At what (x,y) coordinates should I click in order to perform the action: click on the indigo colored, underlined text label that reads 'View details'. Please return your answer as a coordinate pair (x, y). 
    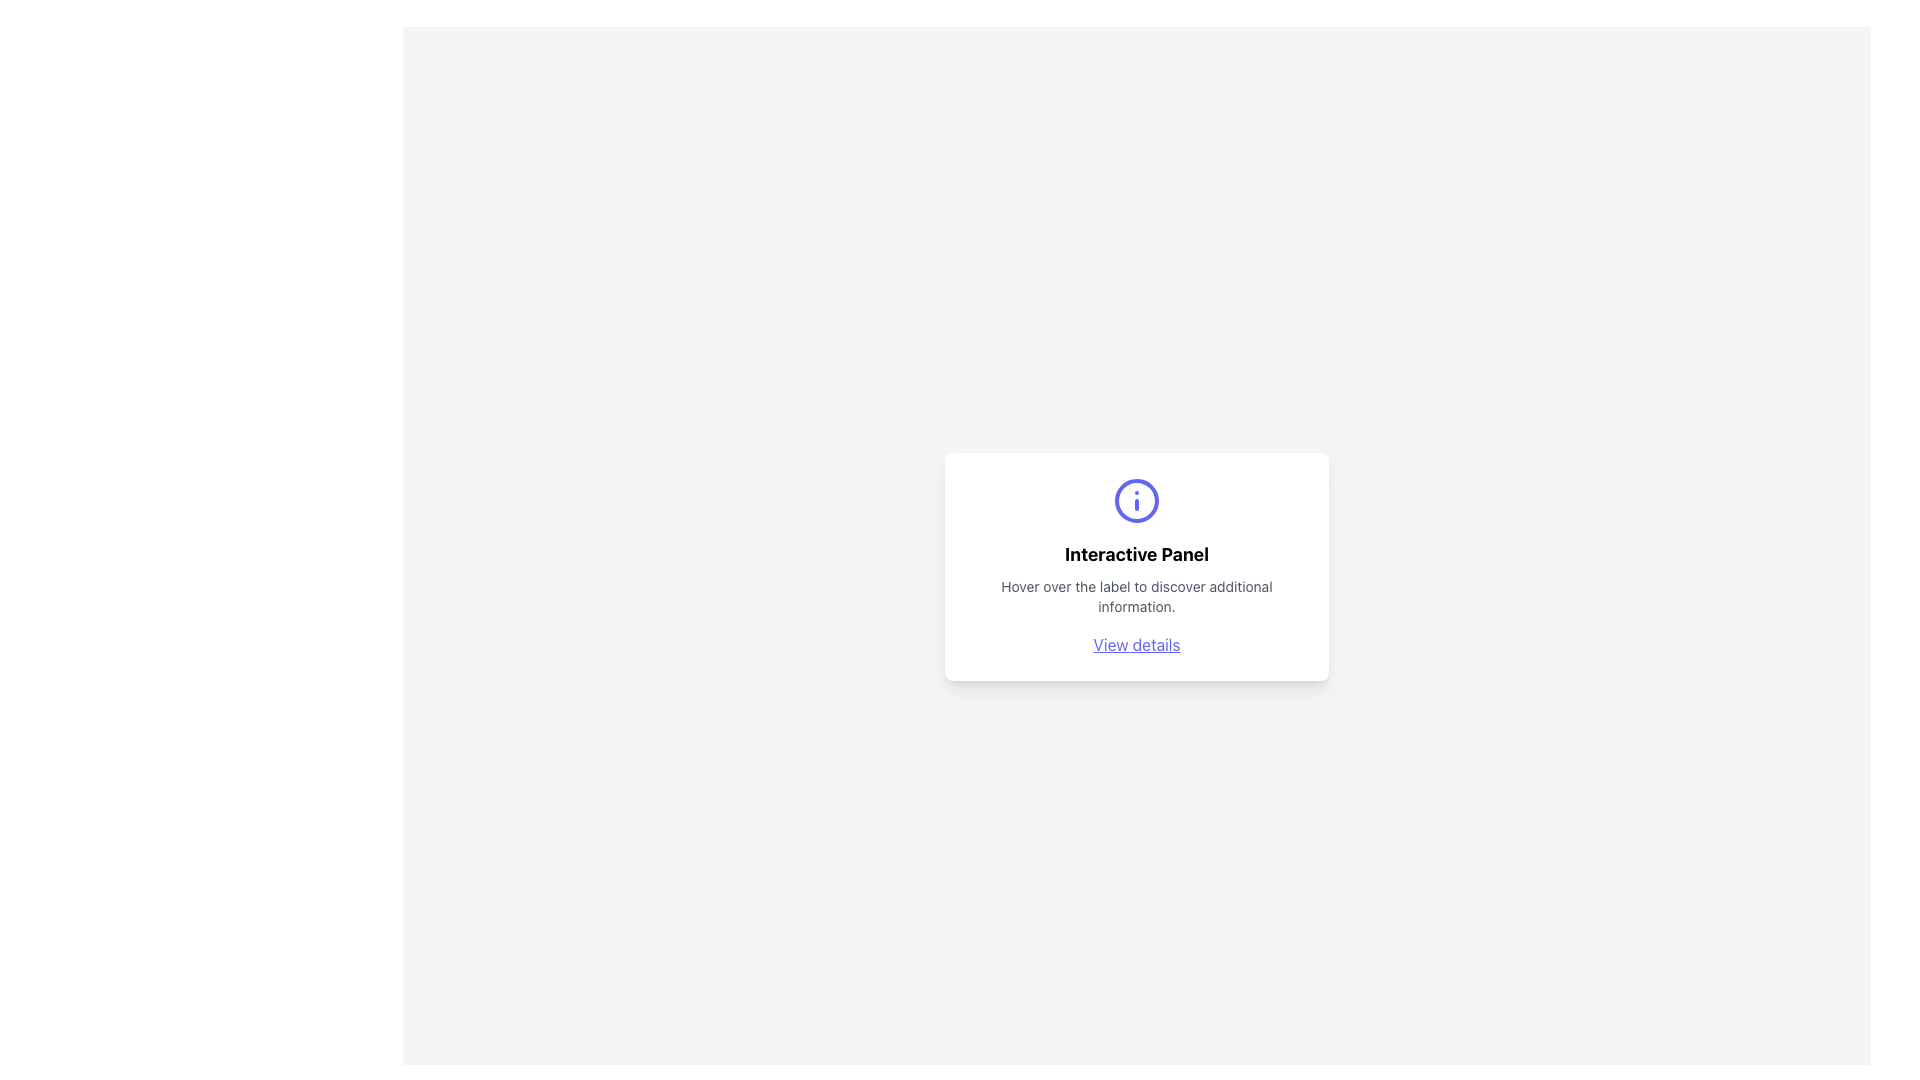
    Looking at the image, I should click on (1137, 644).